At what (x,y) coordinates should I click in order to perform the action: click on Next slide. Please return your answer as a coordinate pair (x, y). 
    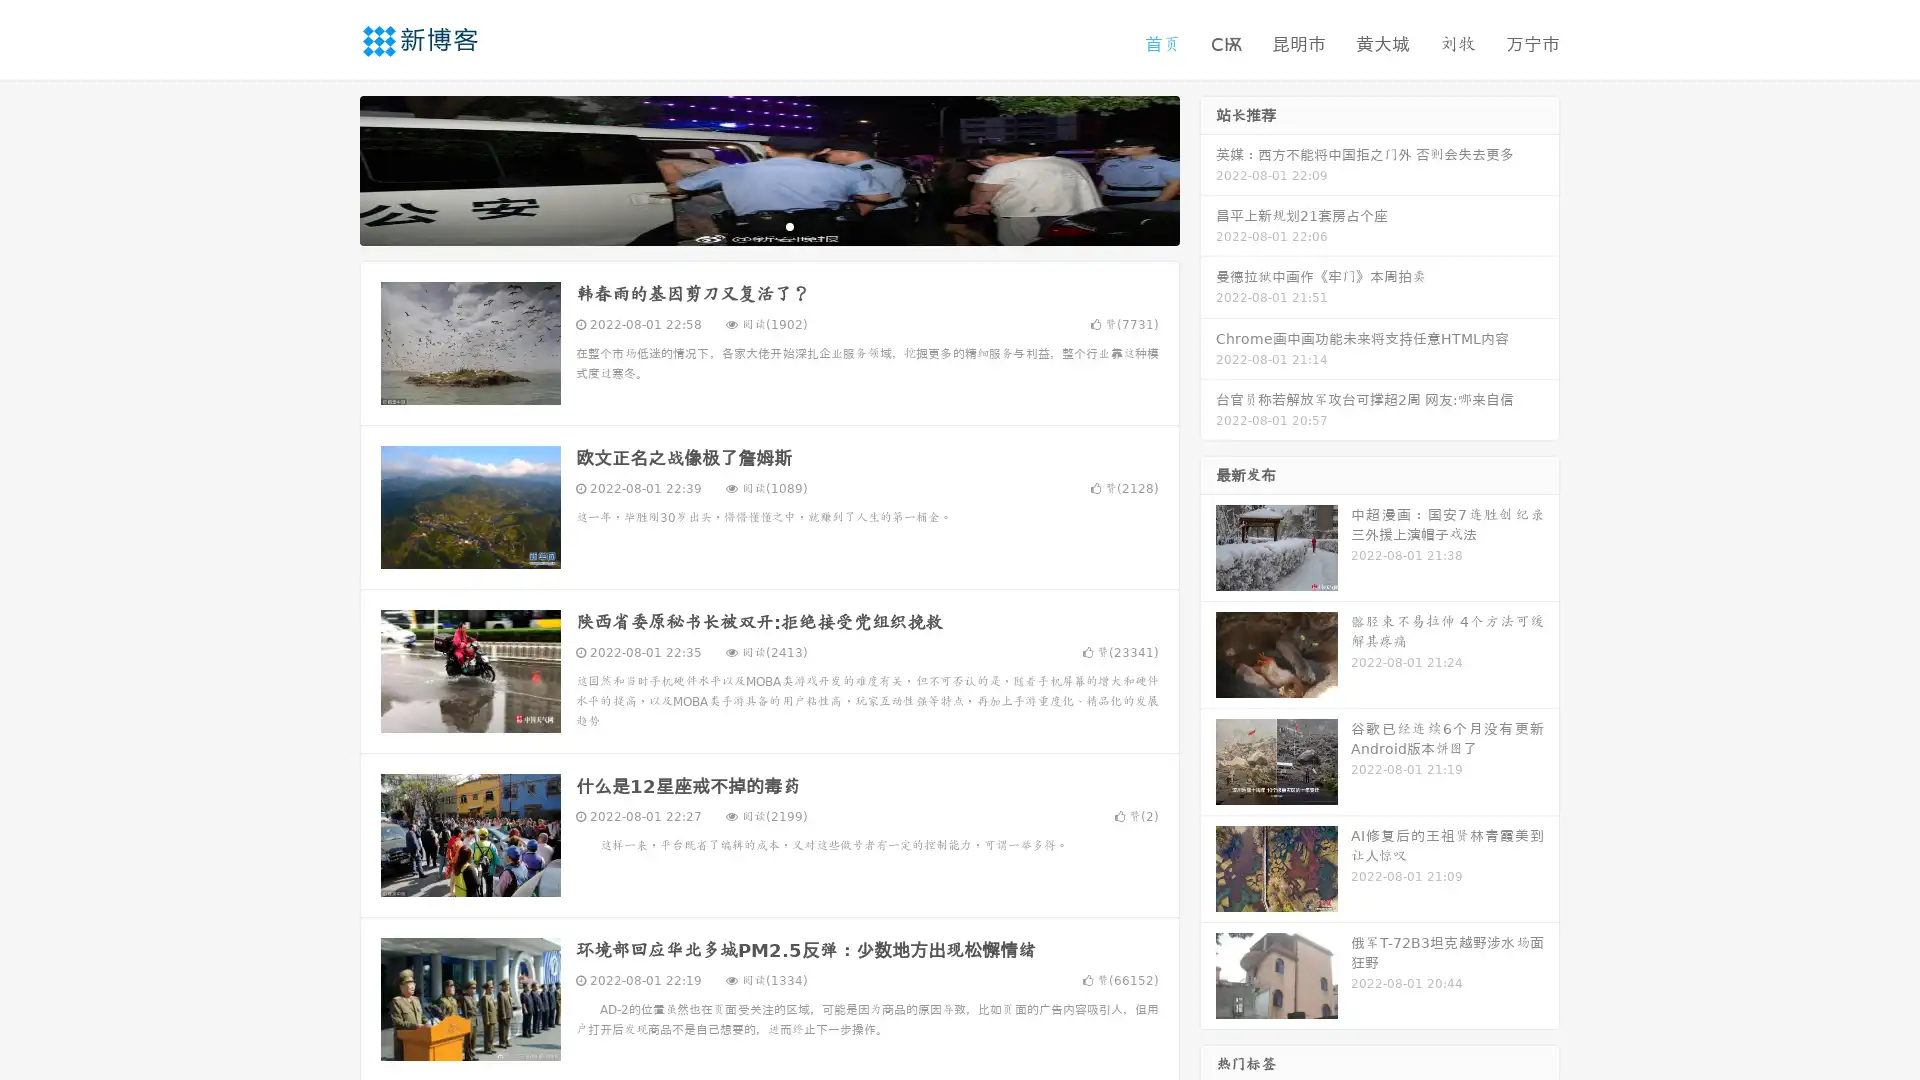
    Looking at the image, I should click on (1208, 168).